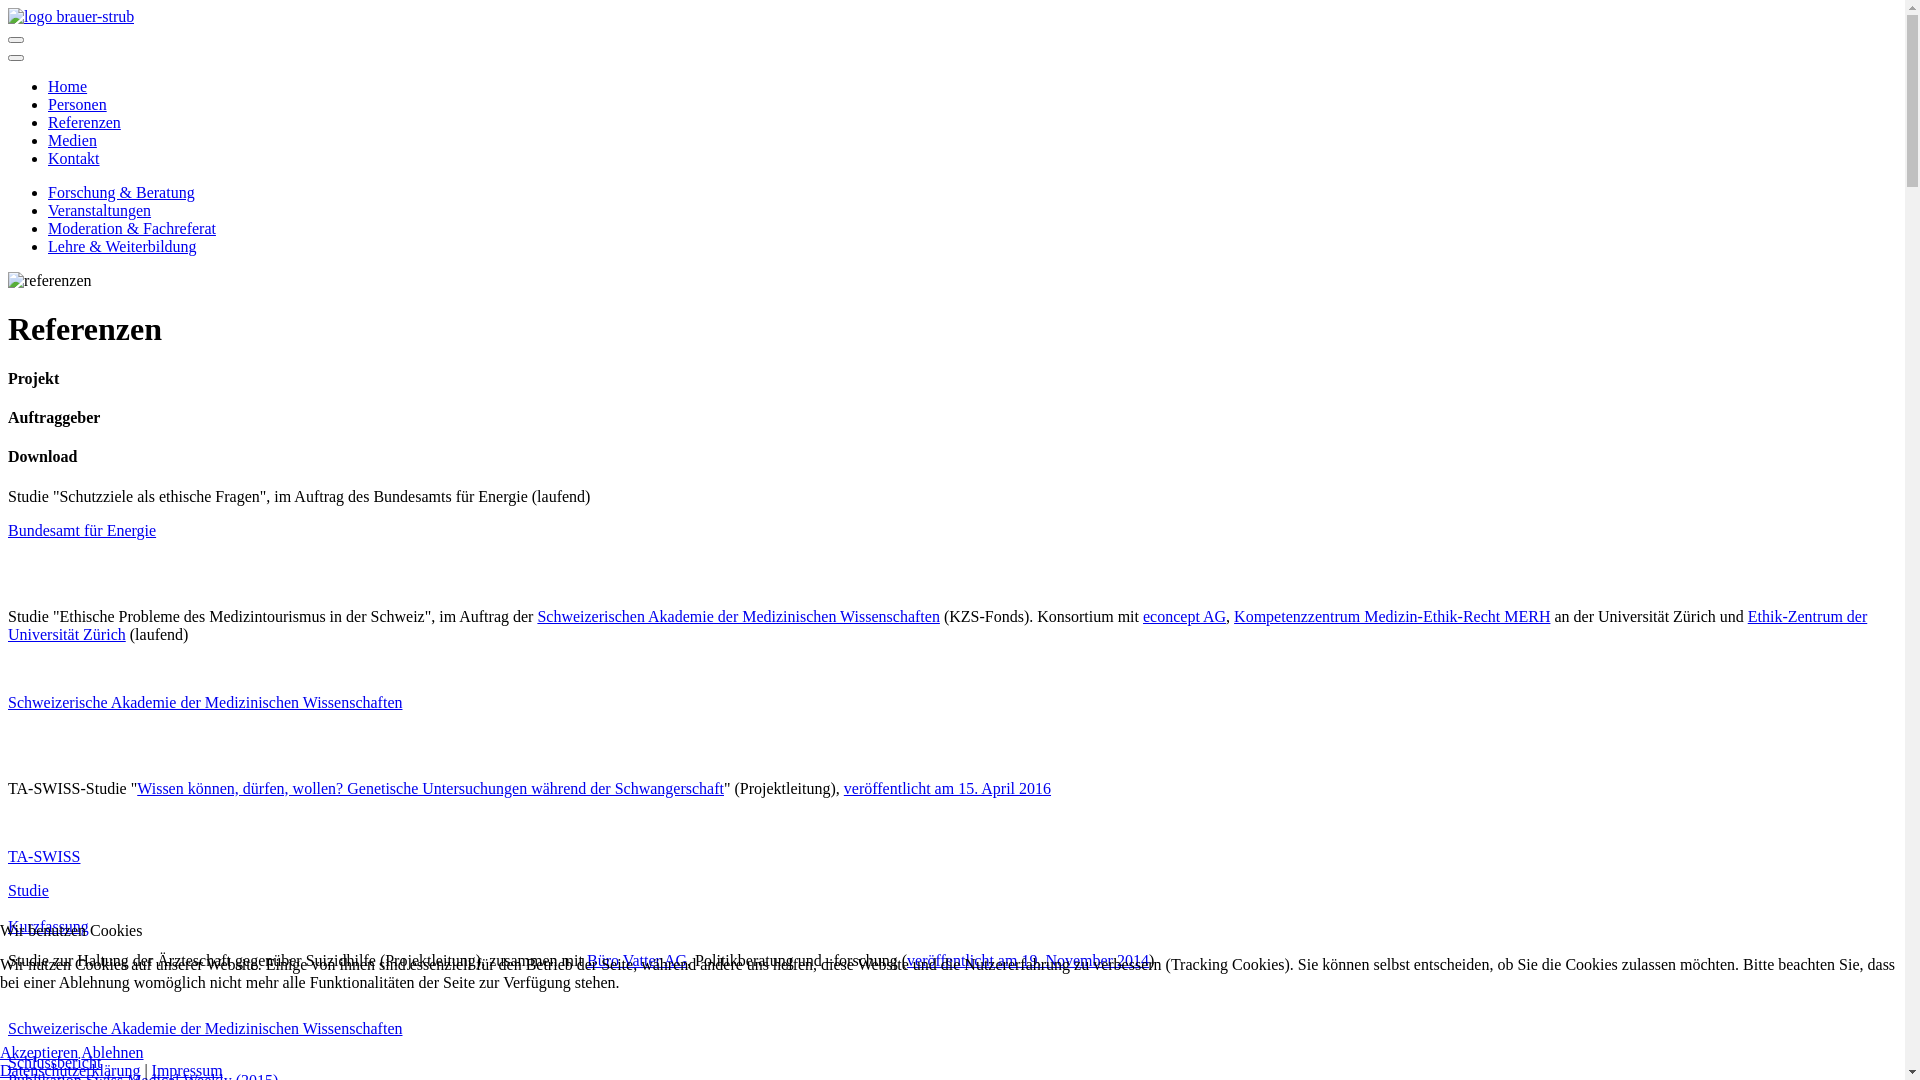  What do you see at coordinates (83, 122) in the screenshot?
I see `'Referenzen'` at bounding box center [83, 122].